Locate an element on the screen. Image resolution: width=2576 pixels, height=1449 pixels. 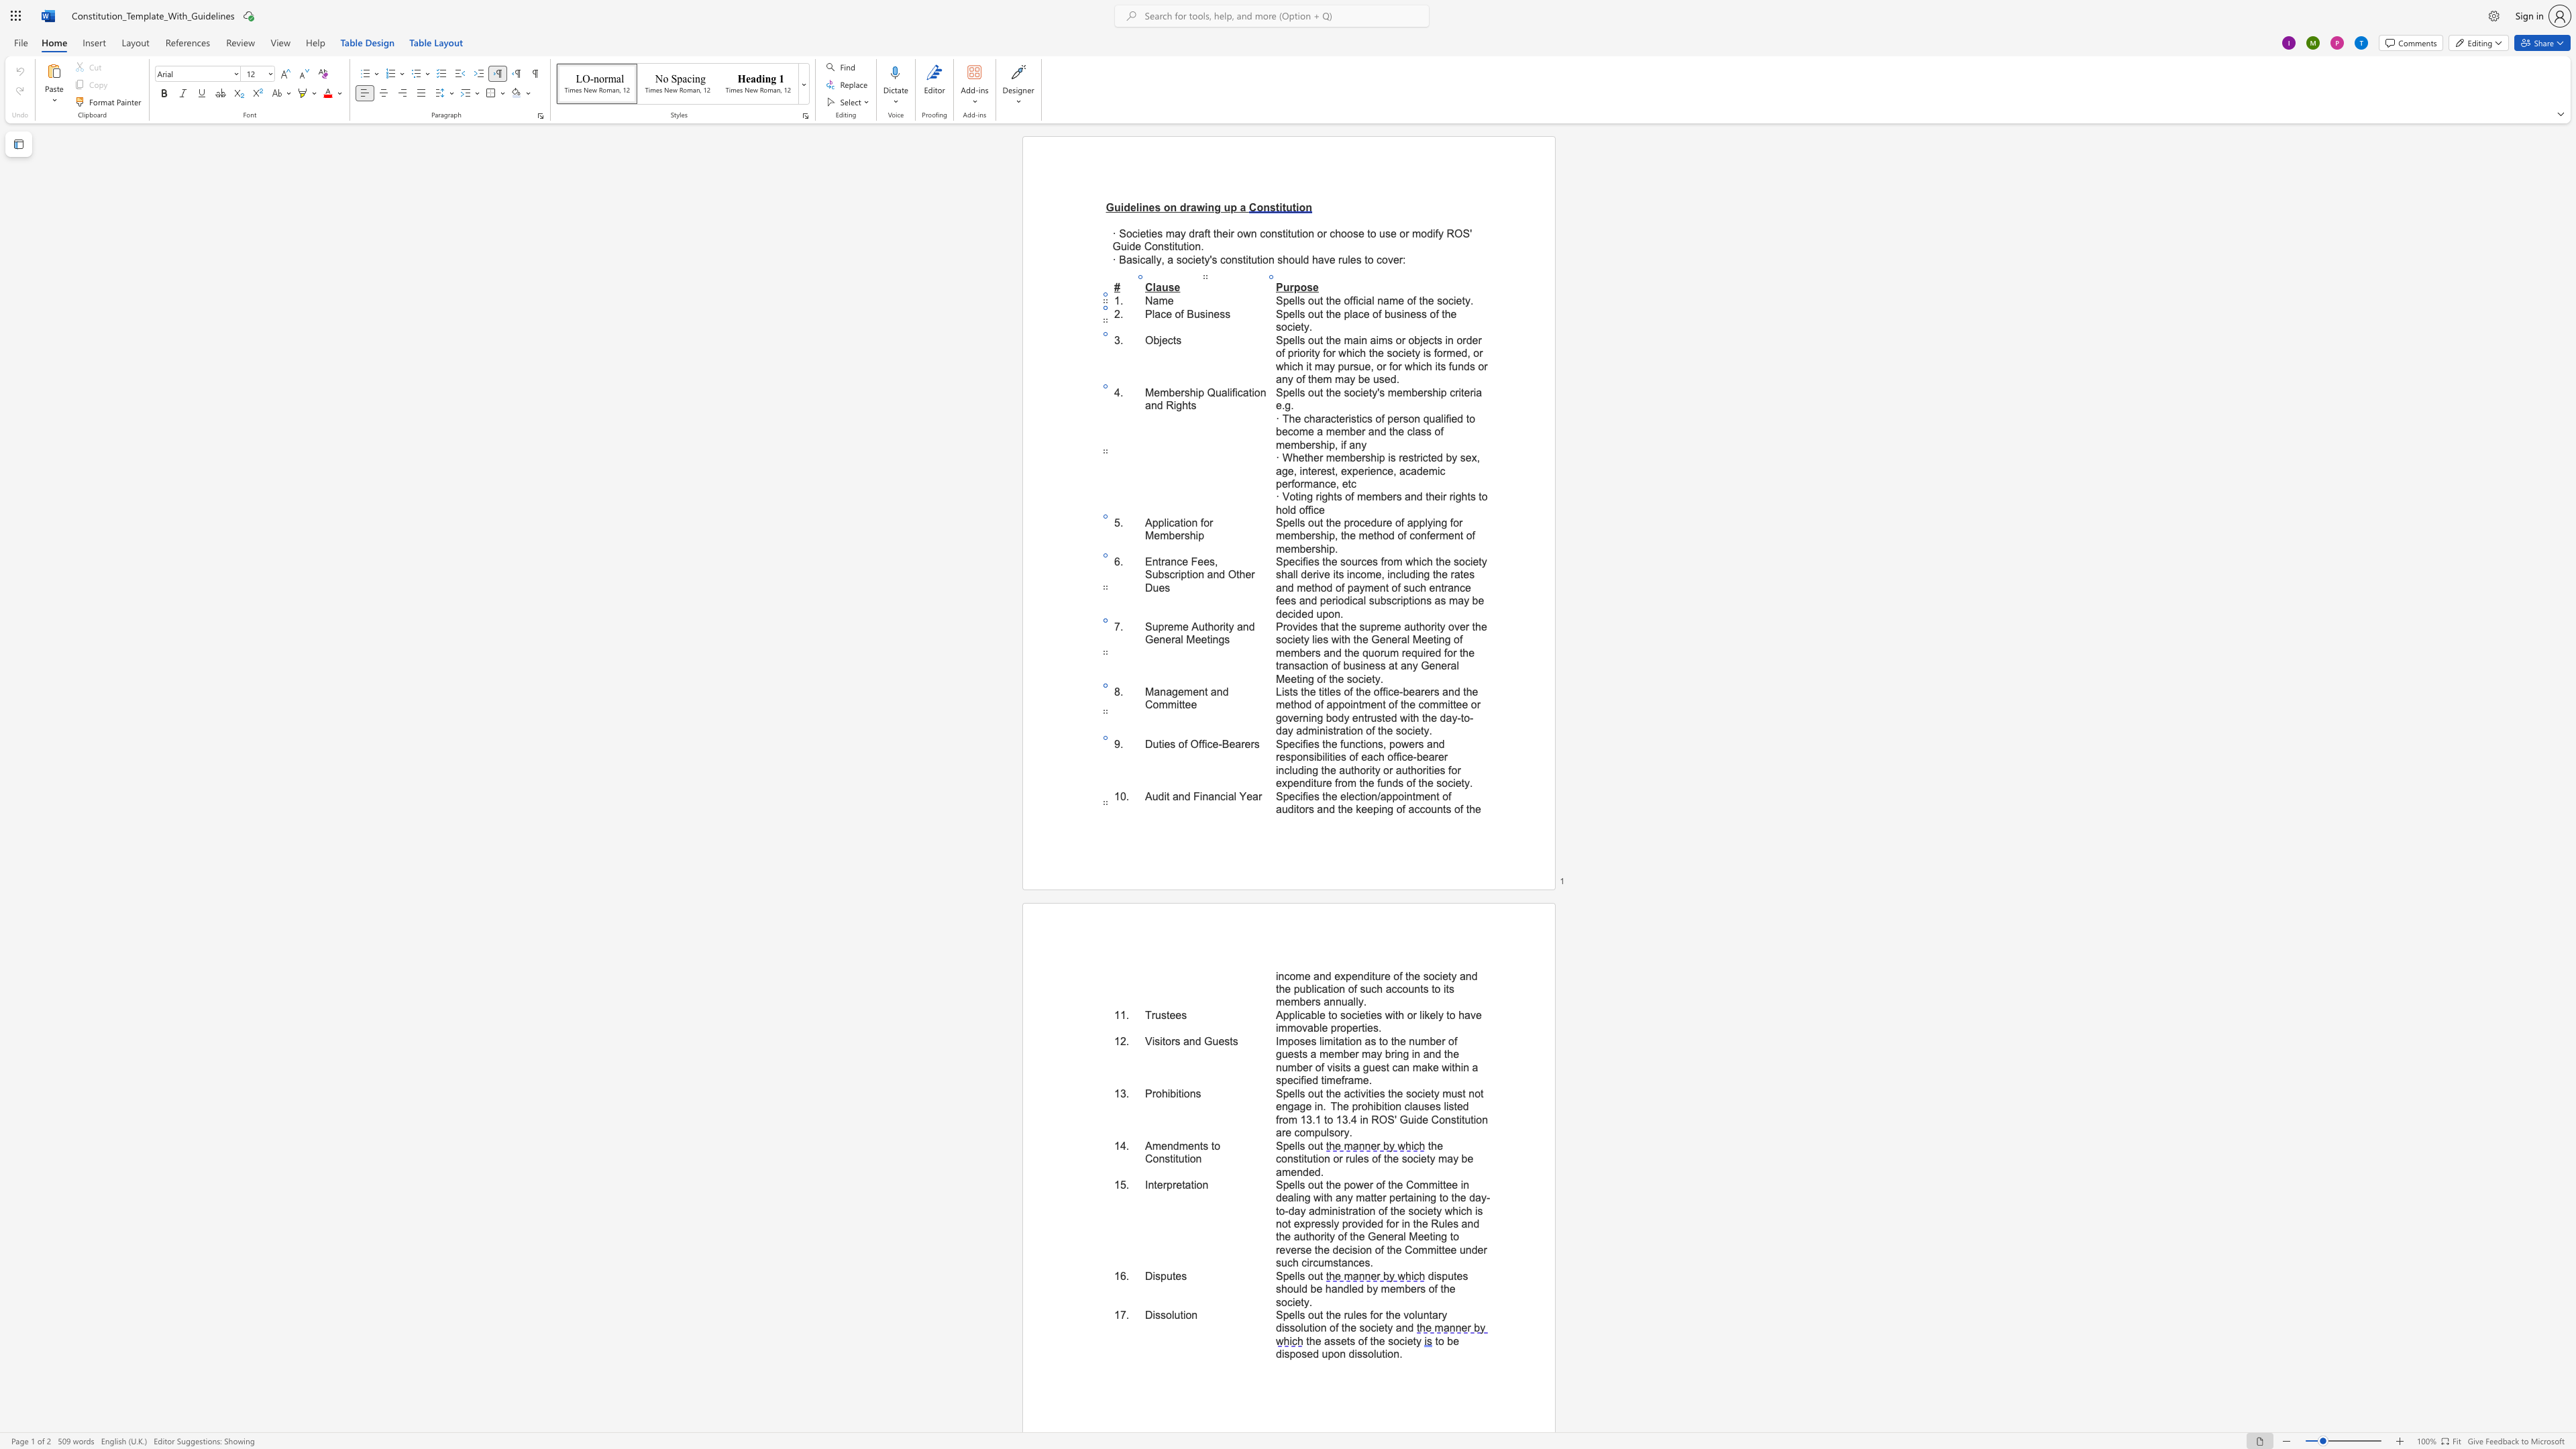
the 1th character "c" in the text is located at coordinates (1301, 1014).